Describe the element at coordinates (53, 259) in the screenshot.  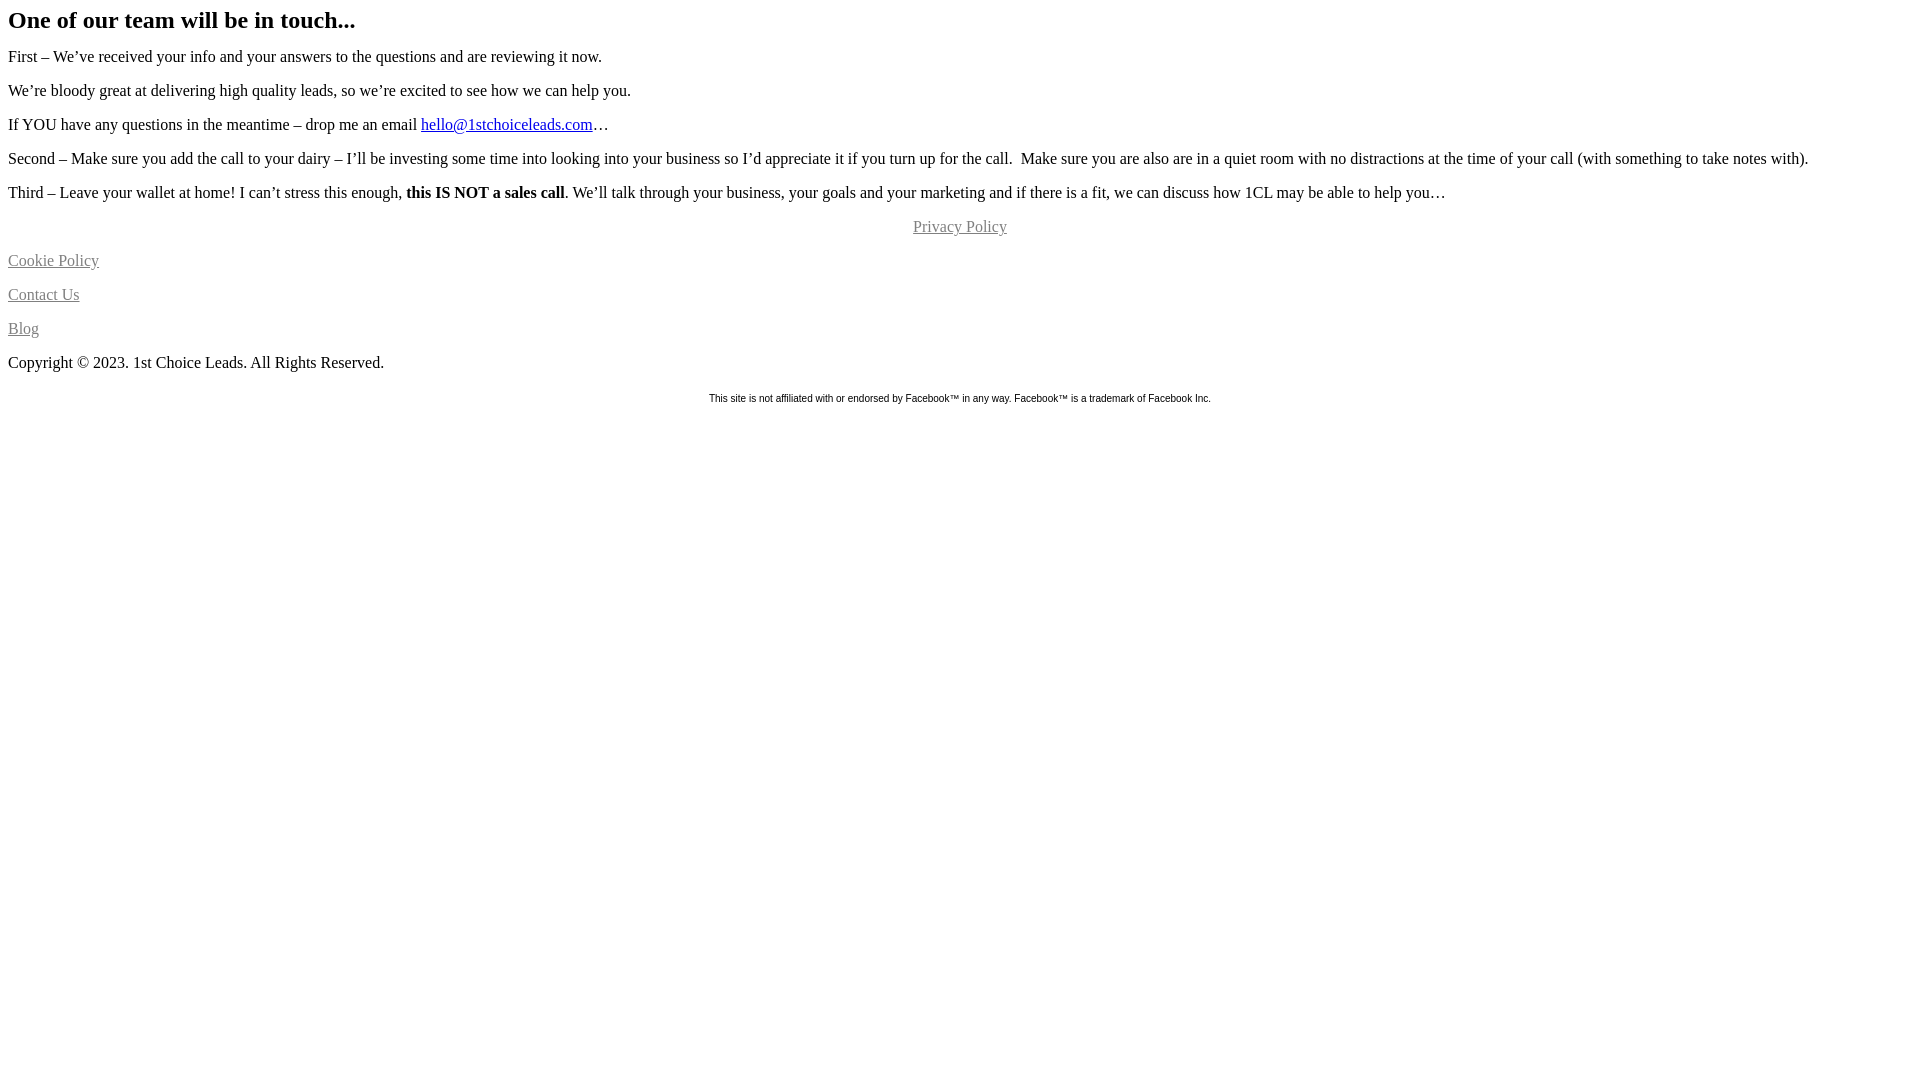
I see `'Cookie Policy'` at that location.